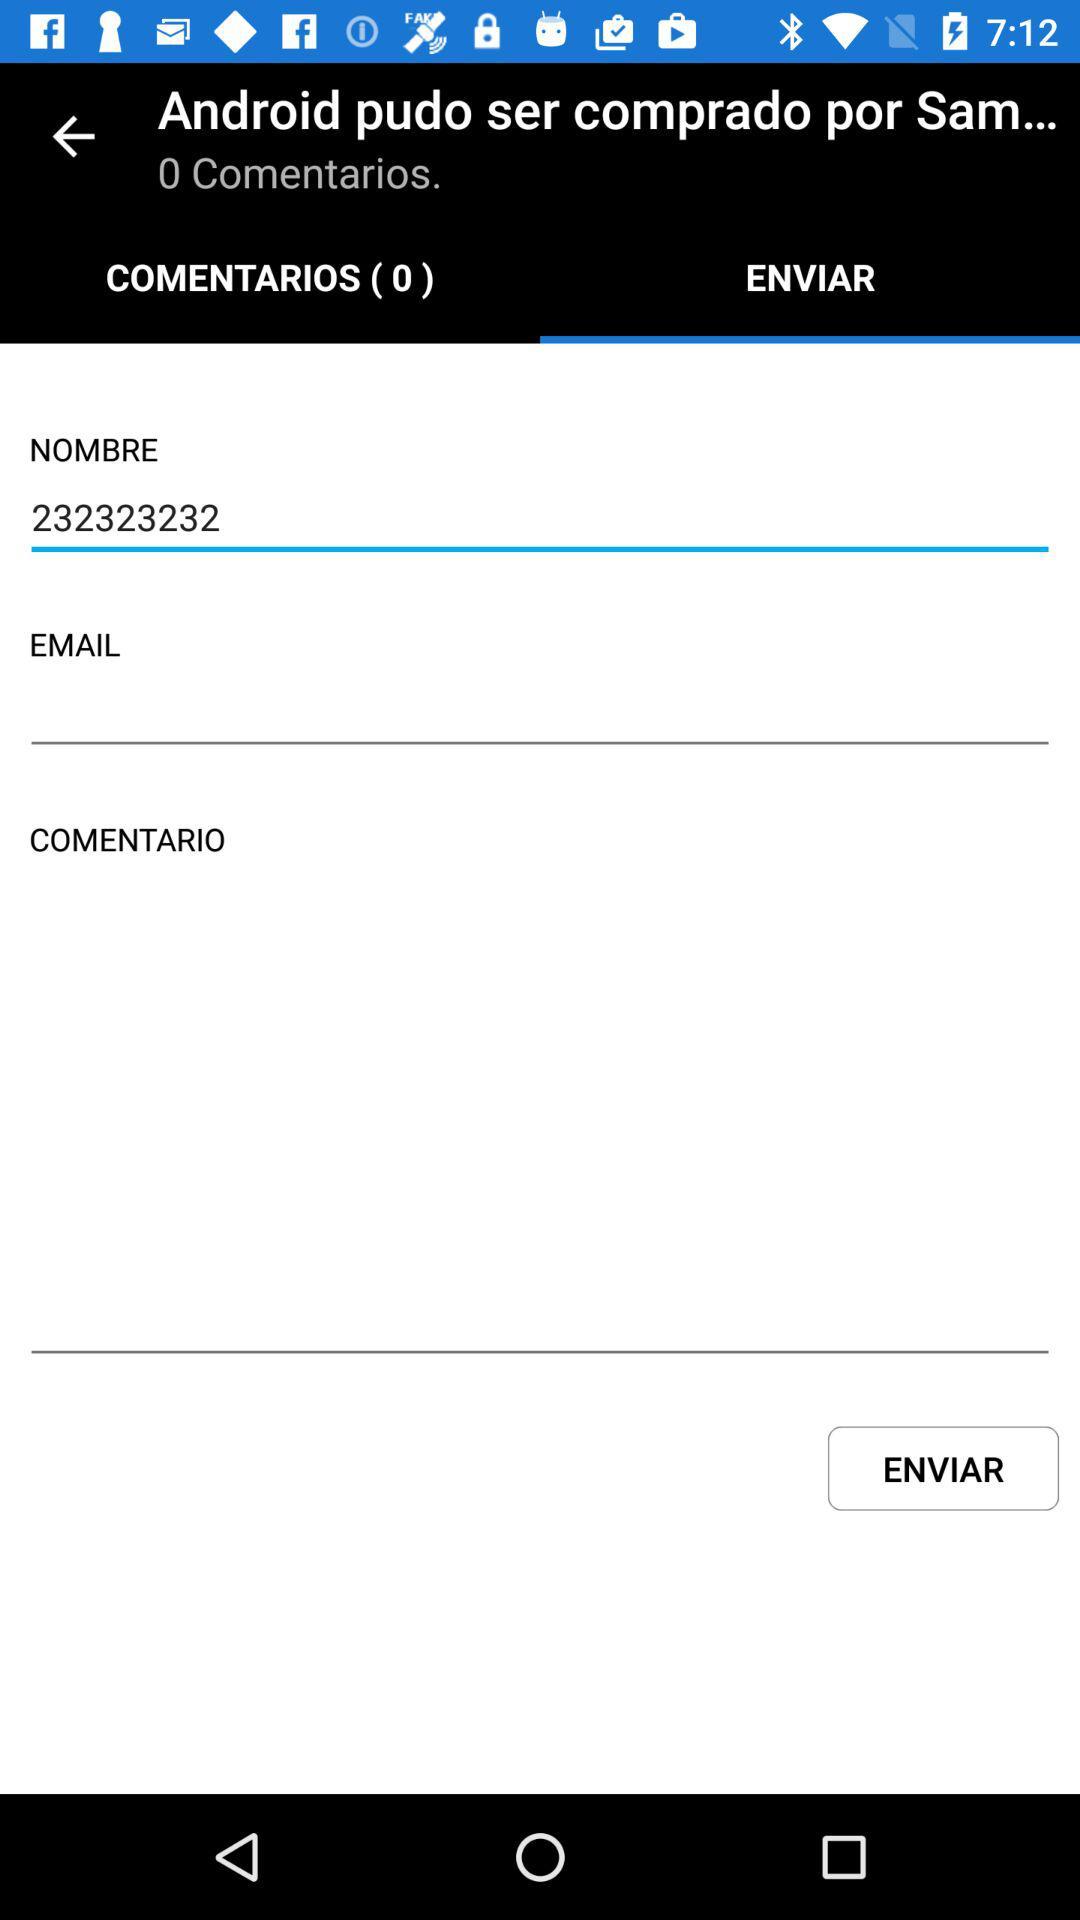  I want to click on icon above email icon, so click(540, 520).